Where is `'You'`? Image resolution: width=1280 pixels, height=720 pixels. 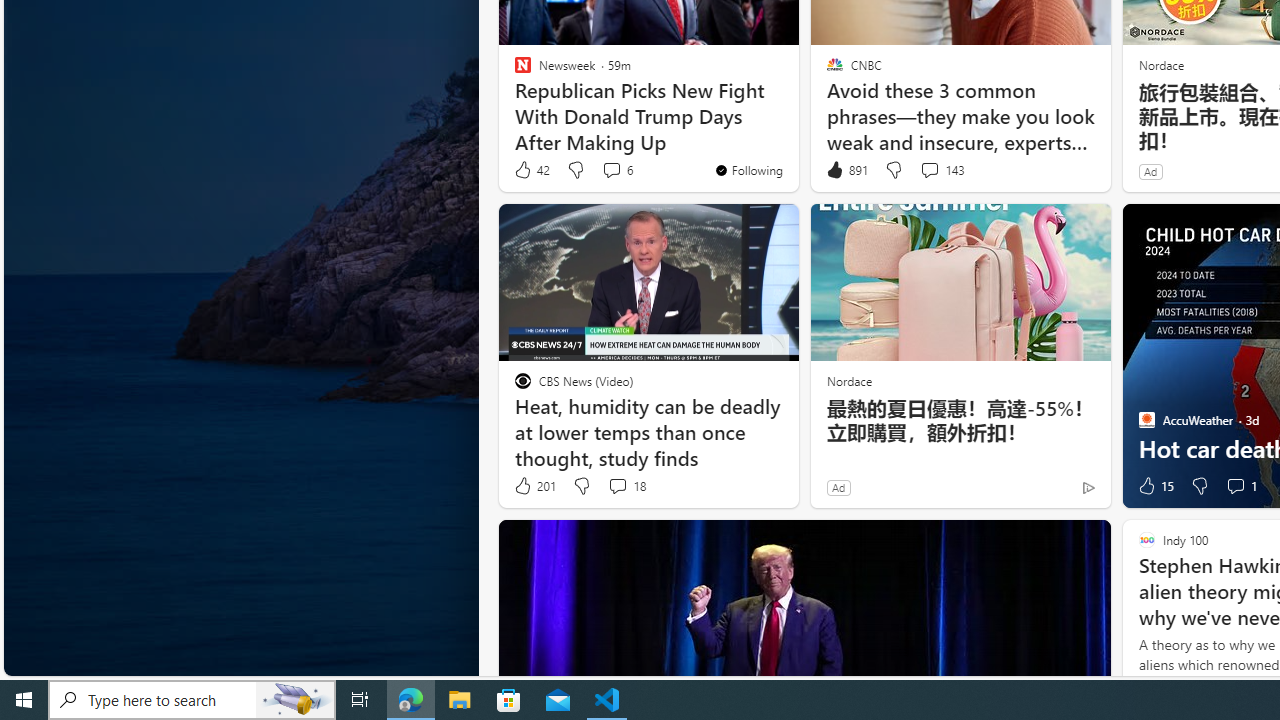
'You' is located at coordinates (747, 168).